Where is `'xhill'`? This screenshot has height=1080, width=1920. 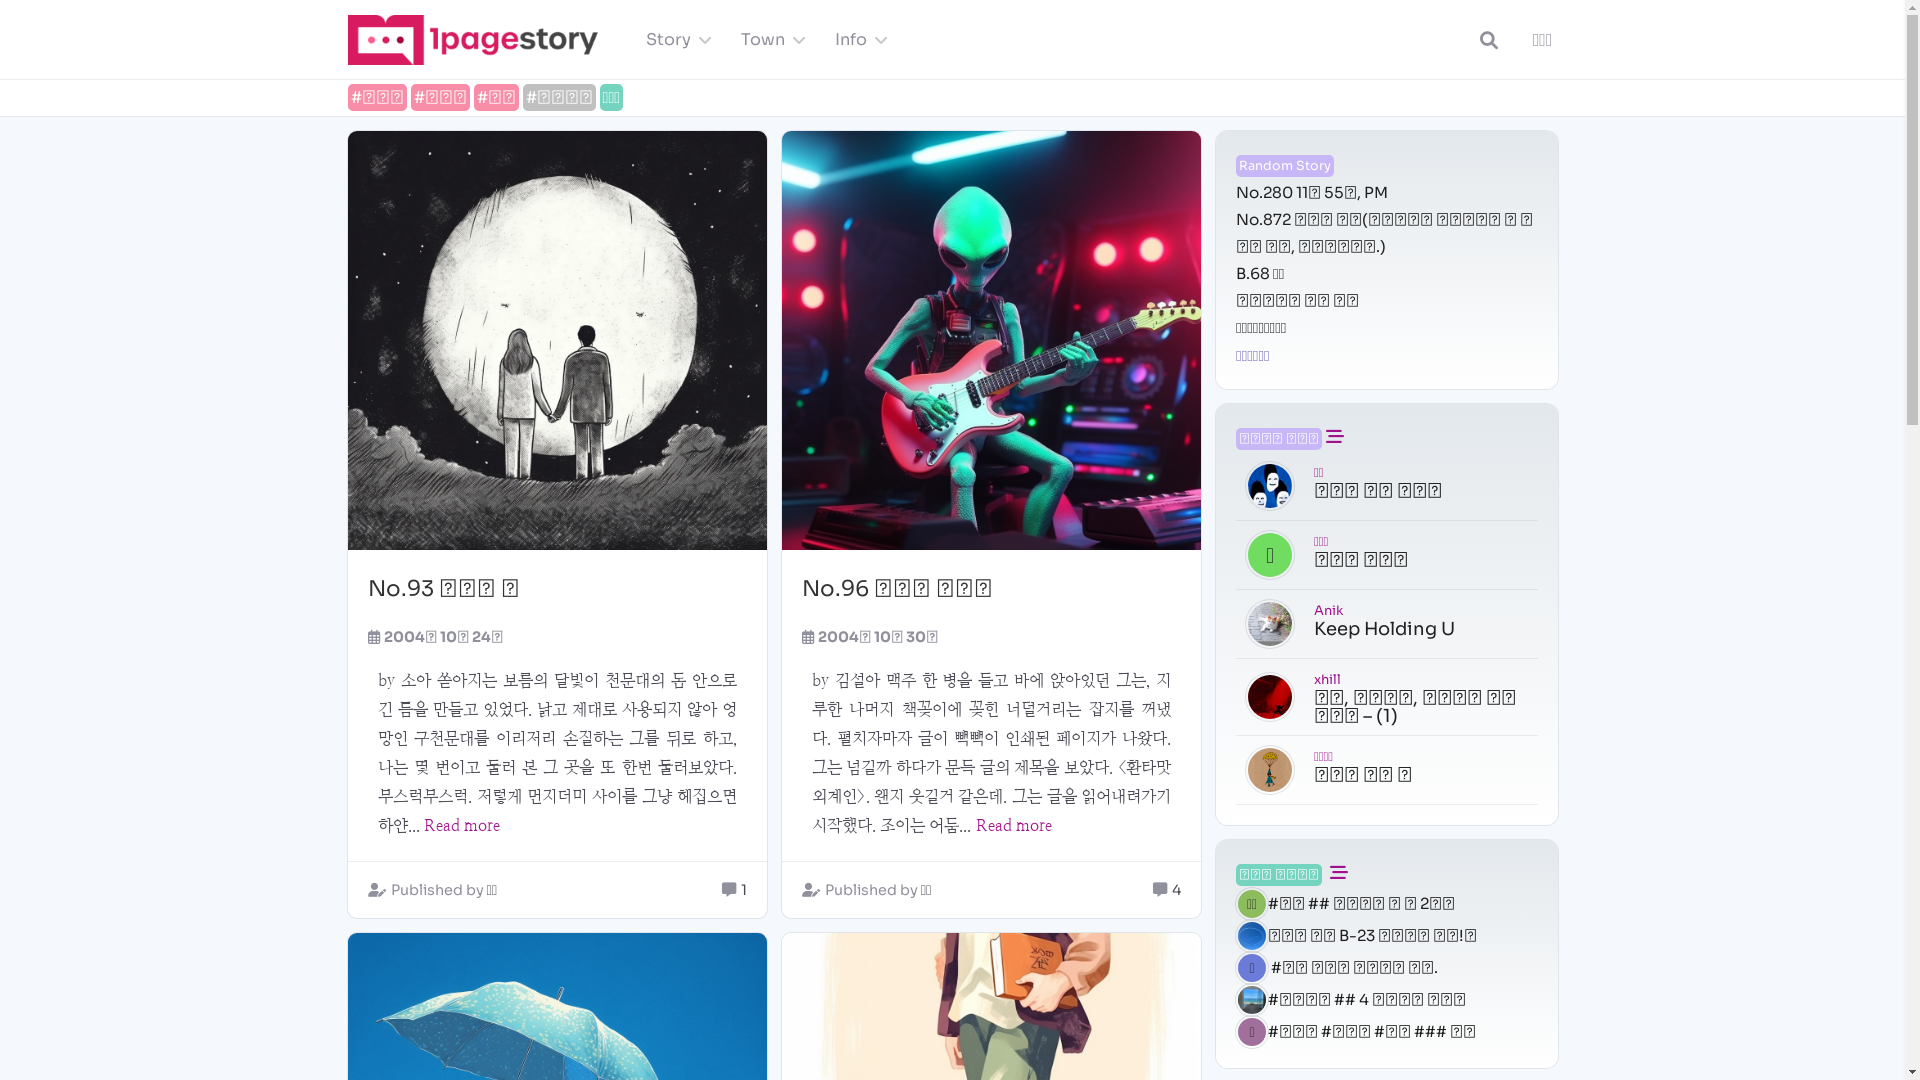 'xhill' is located at coordinates (1327, 677).